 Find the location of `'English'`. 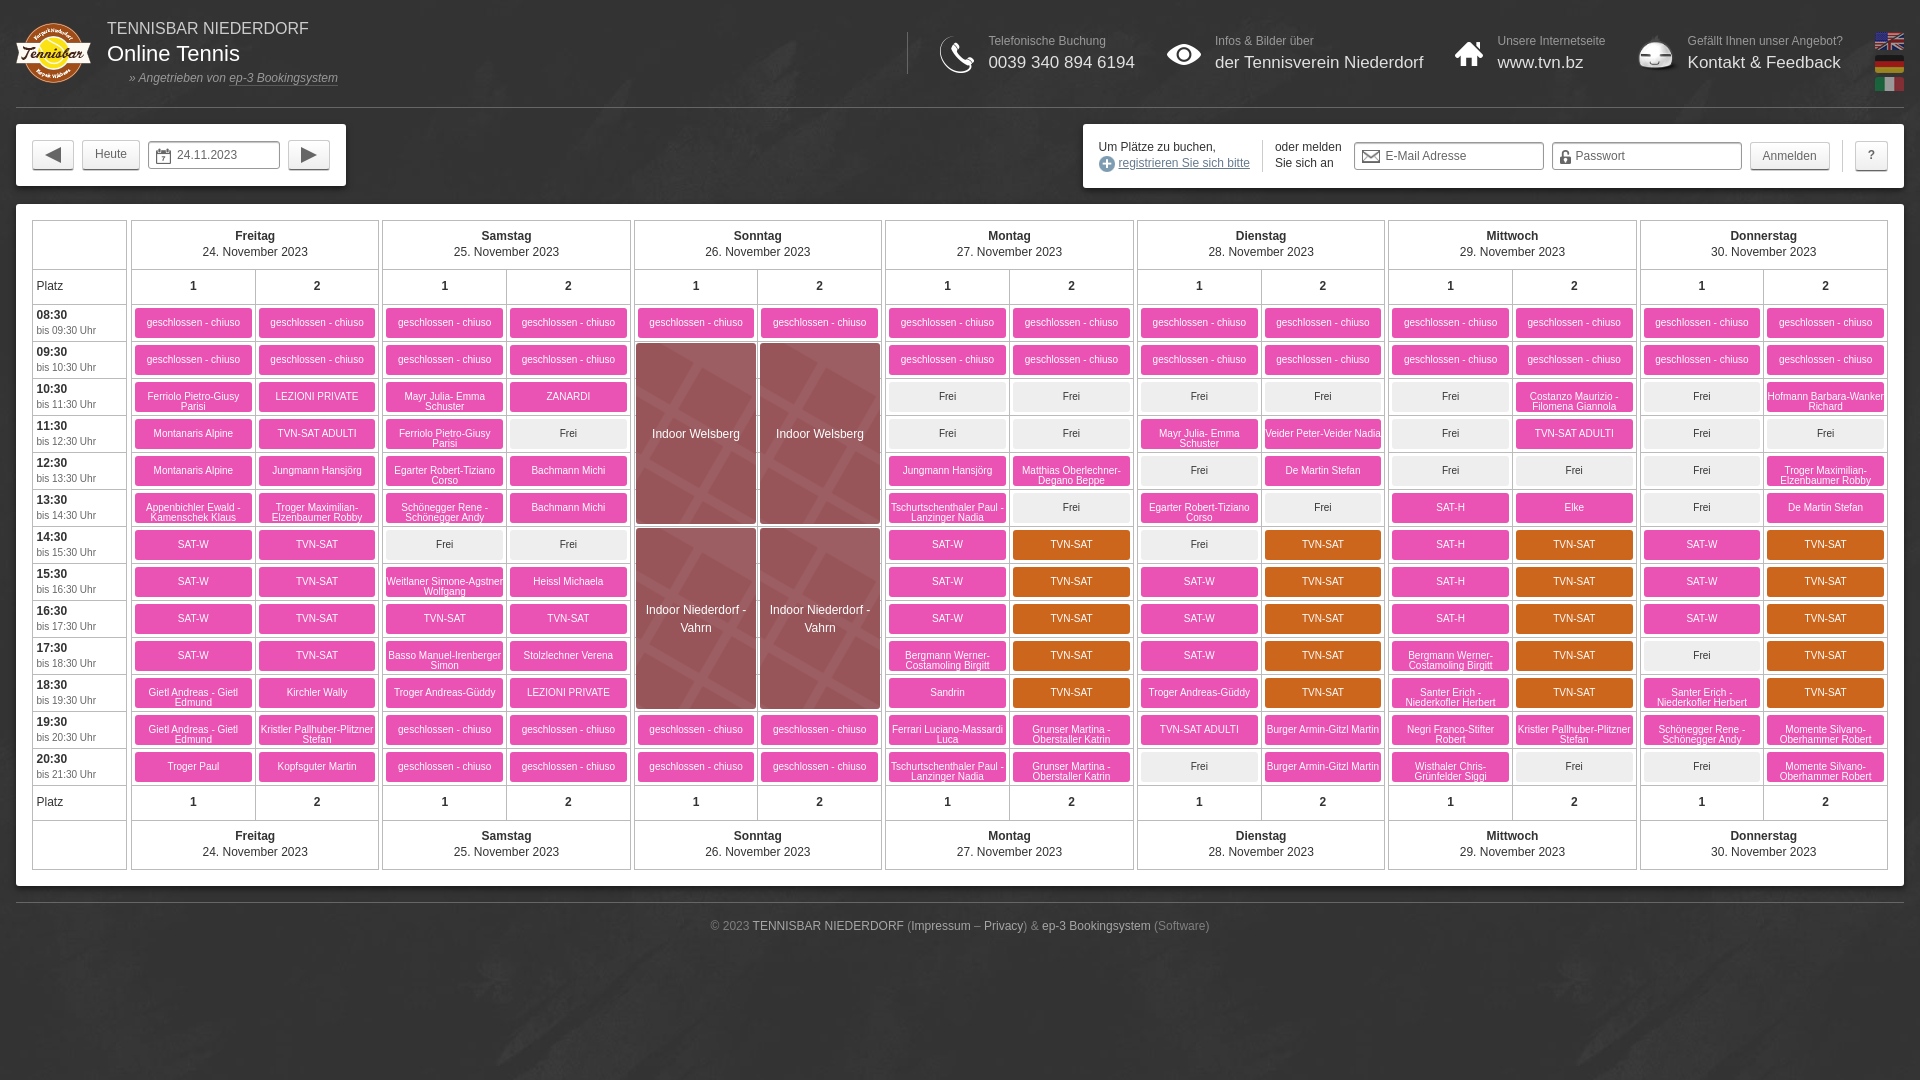

'English' is located at coordinates (1888, 45).